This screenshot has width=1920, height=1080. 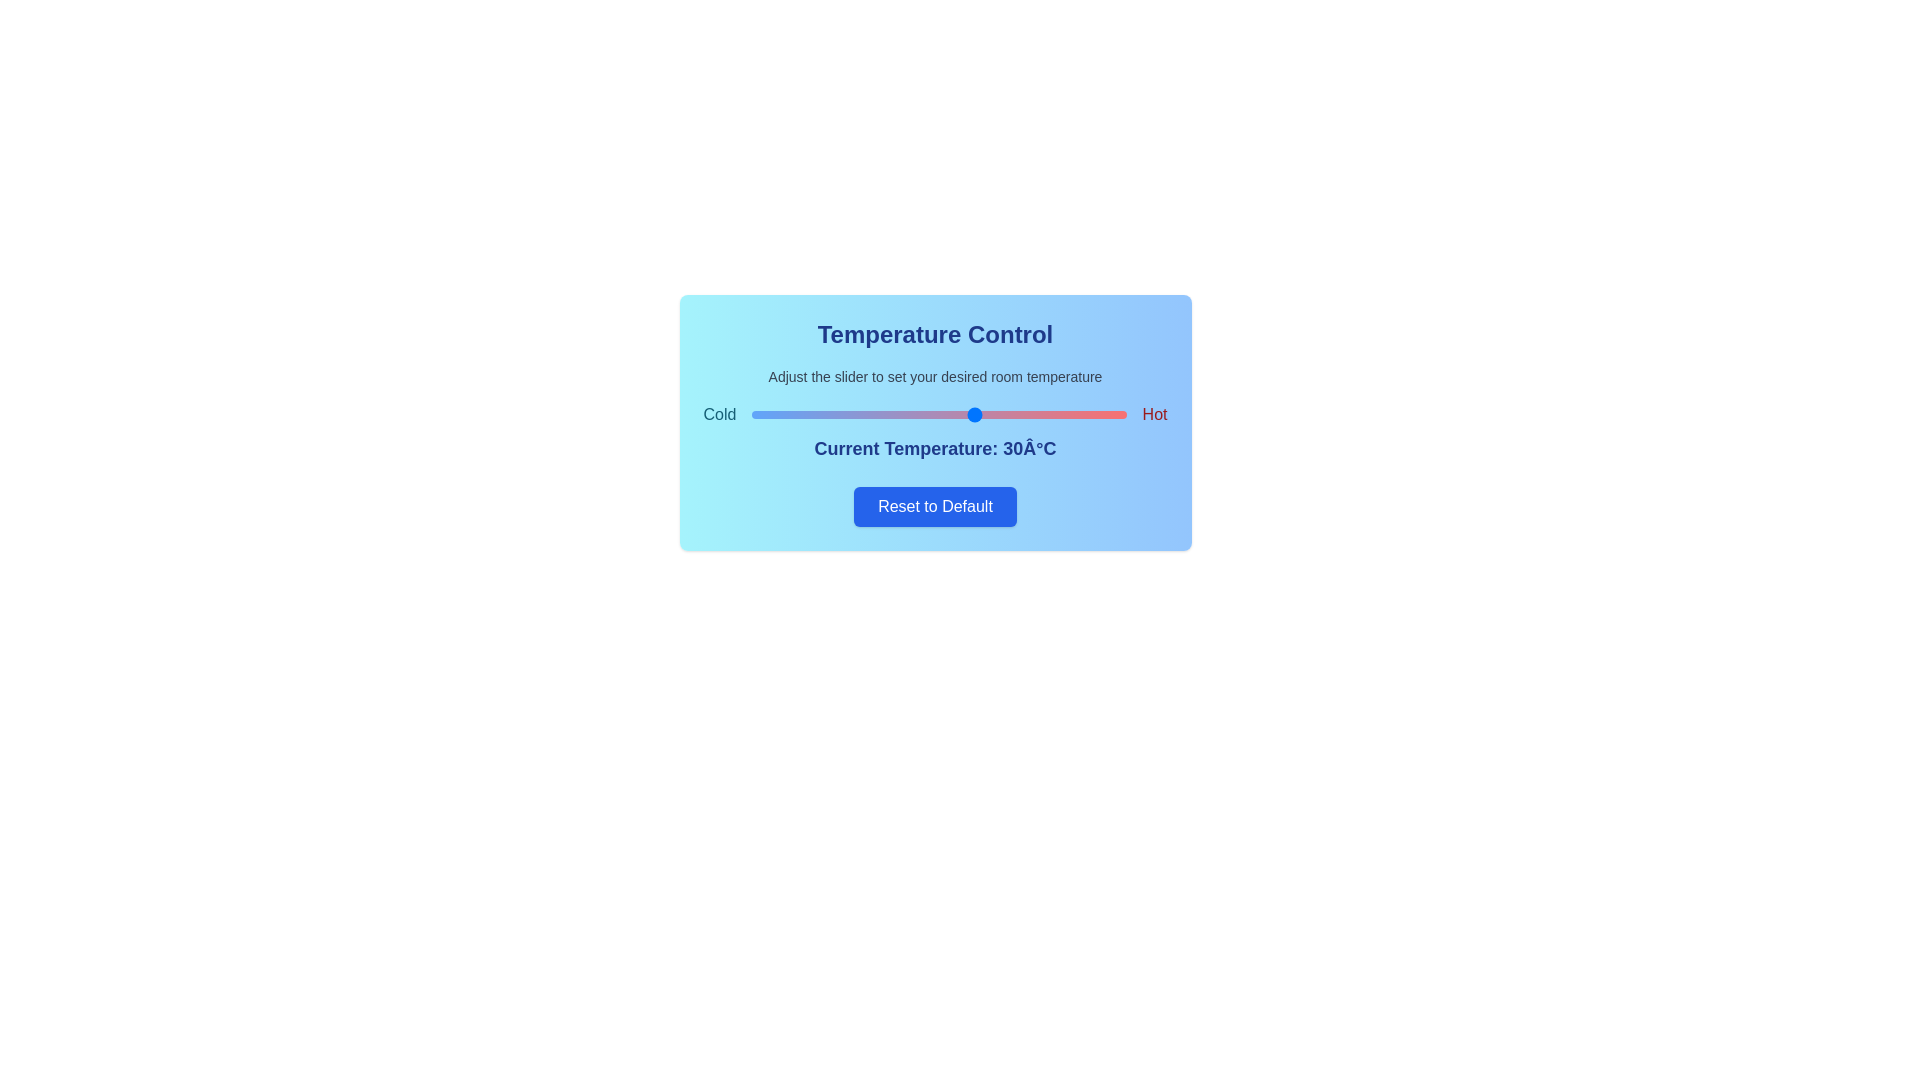 I want to click on 'Reset to Default' button to reset the temperature to the default value, so click(x=934, y=505).